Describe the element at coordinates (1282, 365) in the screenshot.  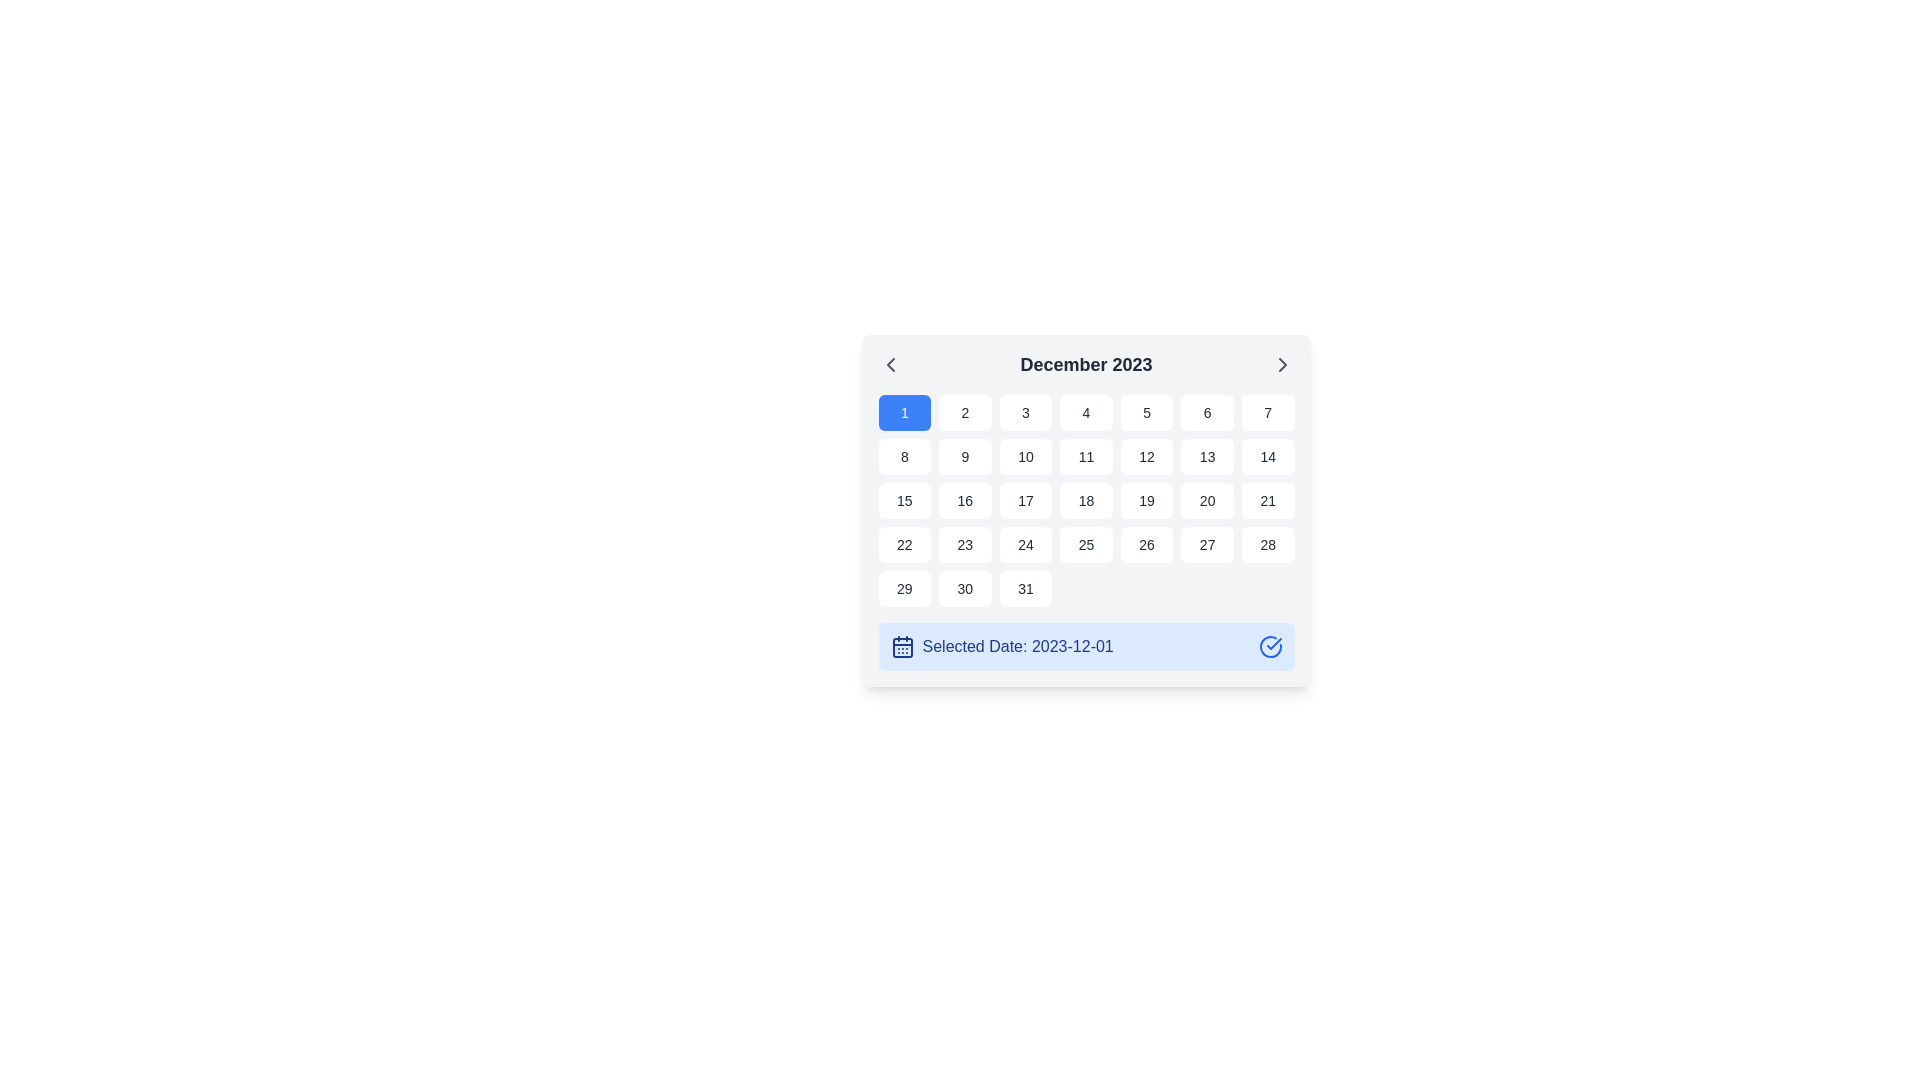
I see `the right-facing chevron button located at the top-right corner of the calendar header` at that location.